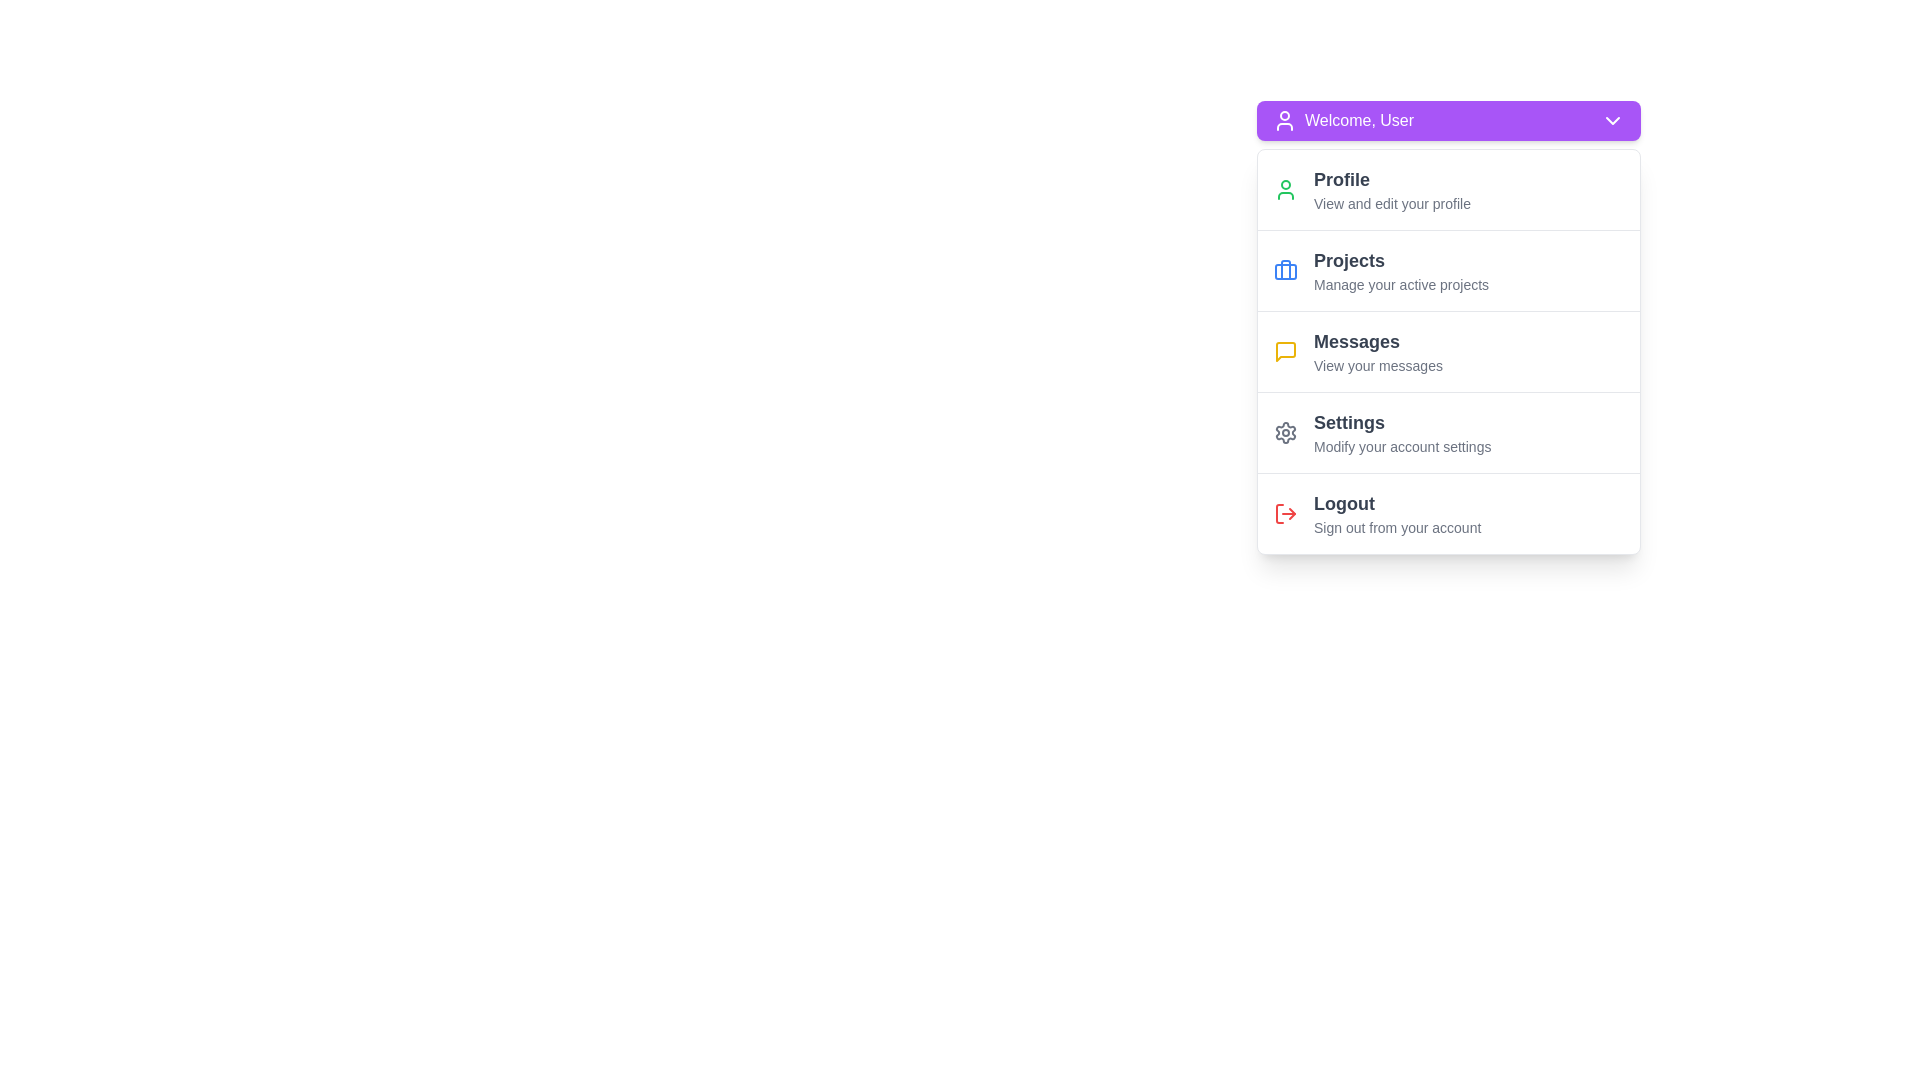 The image size is (1920, 1080). Describe the element at coordinates (1286, 350) in the screenshot. I see `the 'Messages' icon located to the left of the text label in the third row of the vertical menu, which represents communication-related actions` at that location.